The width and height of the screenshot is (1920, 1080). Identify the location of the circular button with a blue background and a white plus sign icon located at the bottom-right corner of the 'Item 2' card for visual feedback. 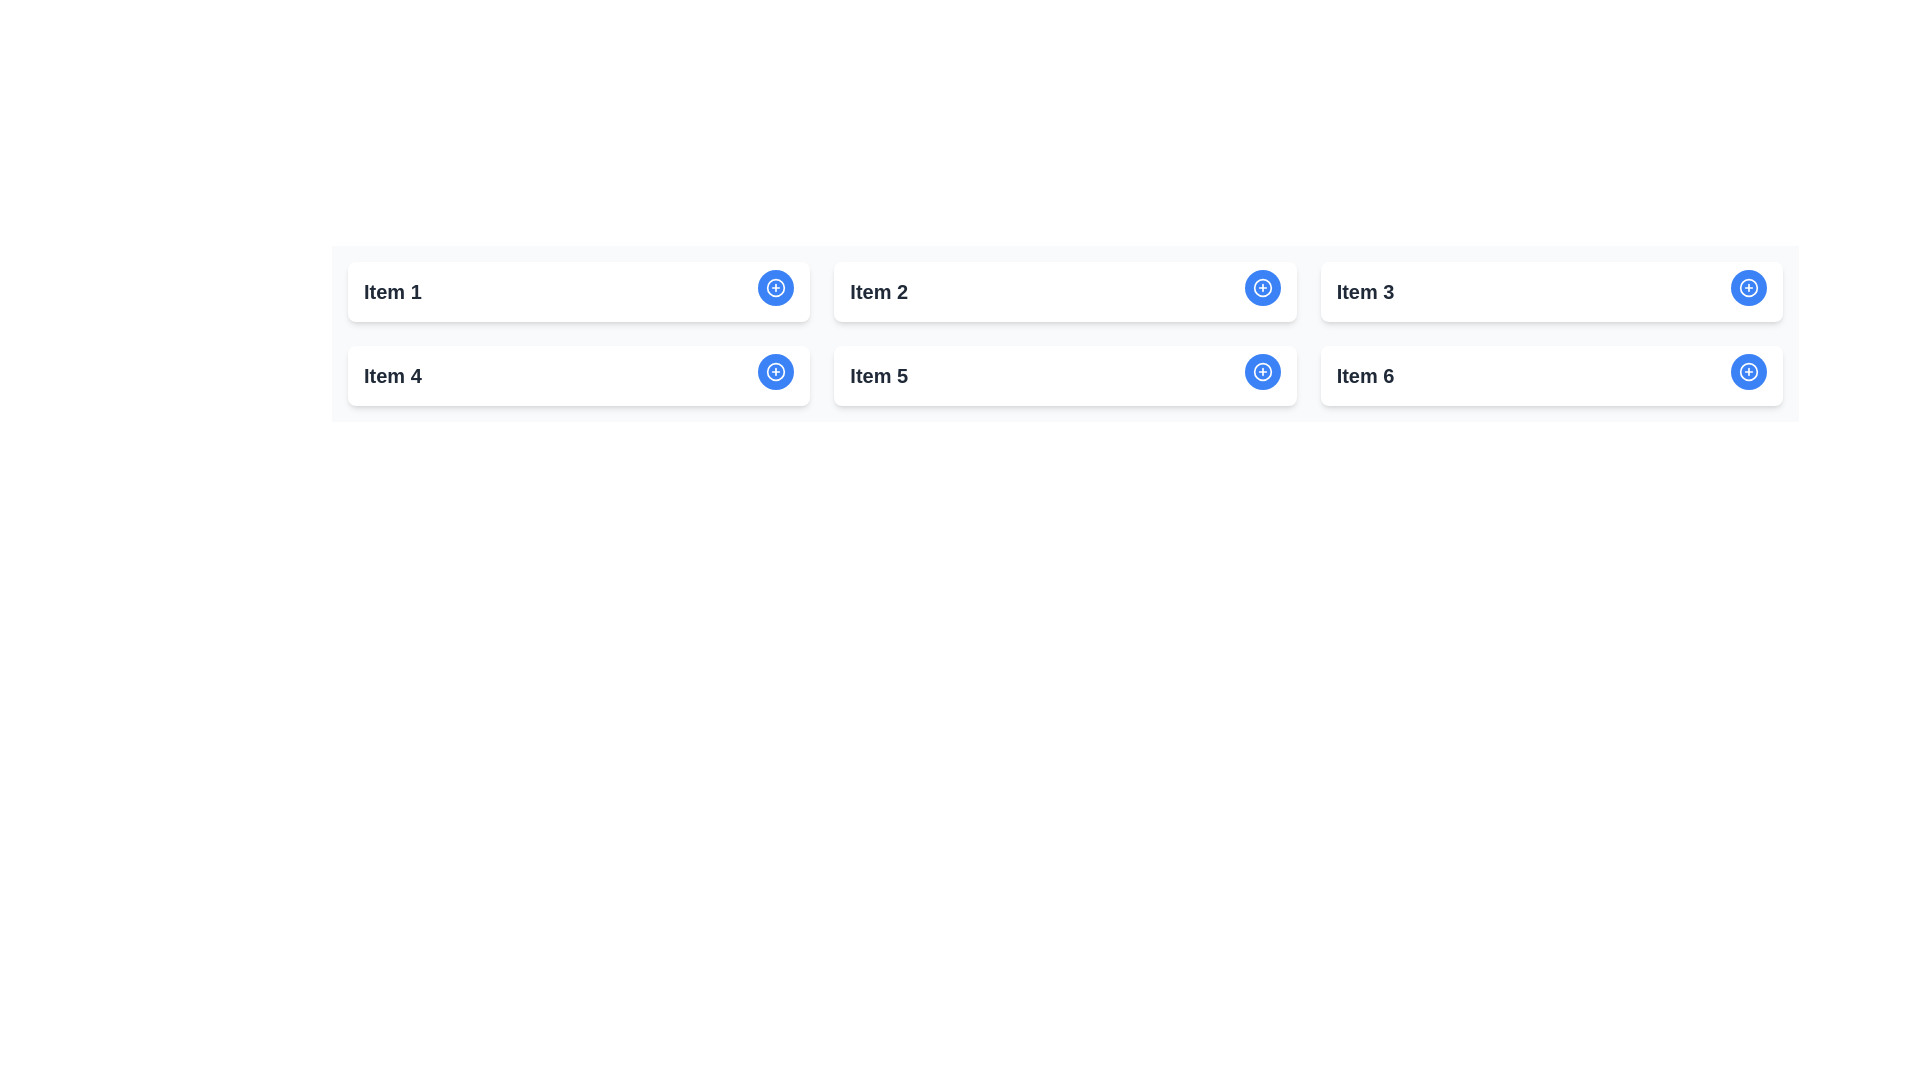
(1261, 288).